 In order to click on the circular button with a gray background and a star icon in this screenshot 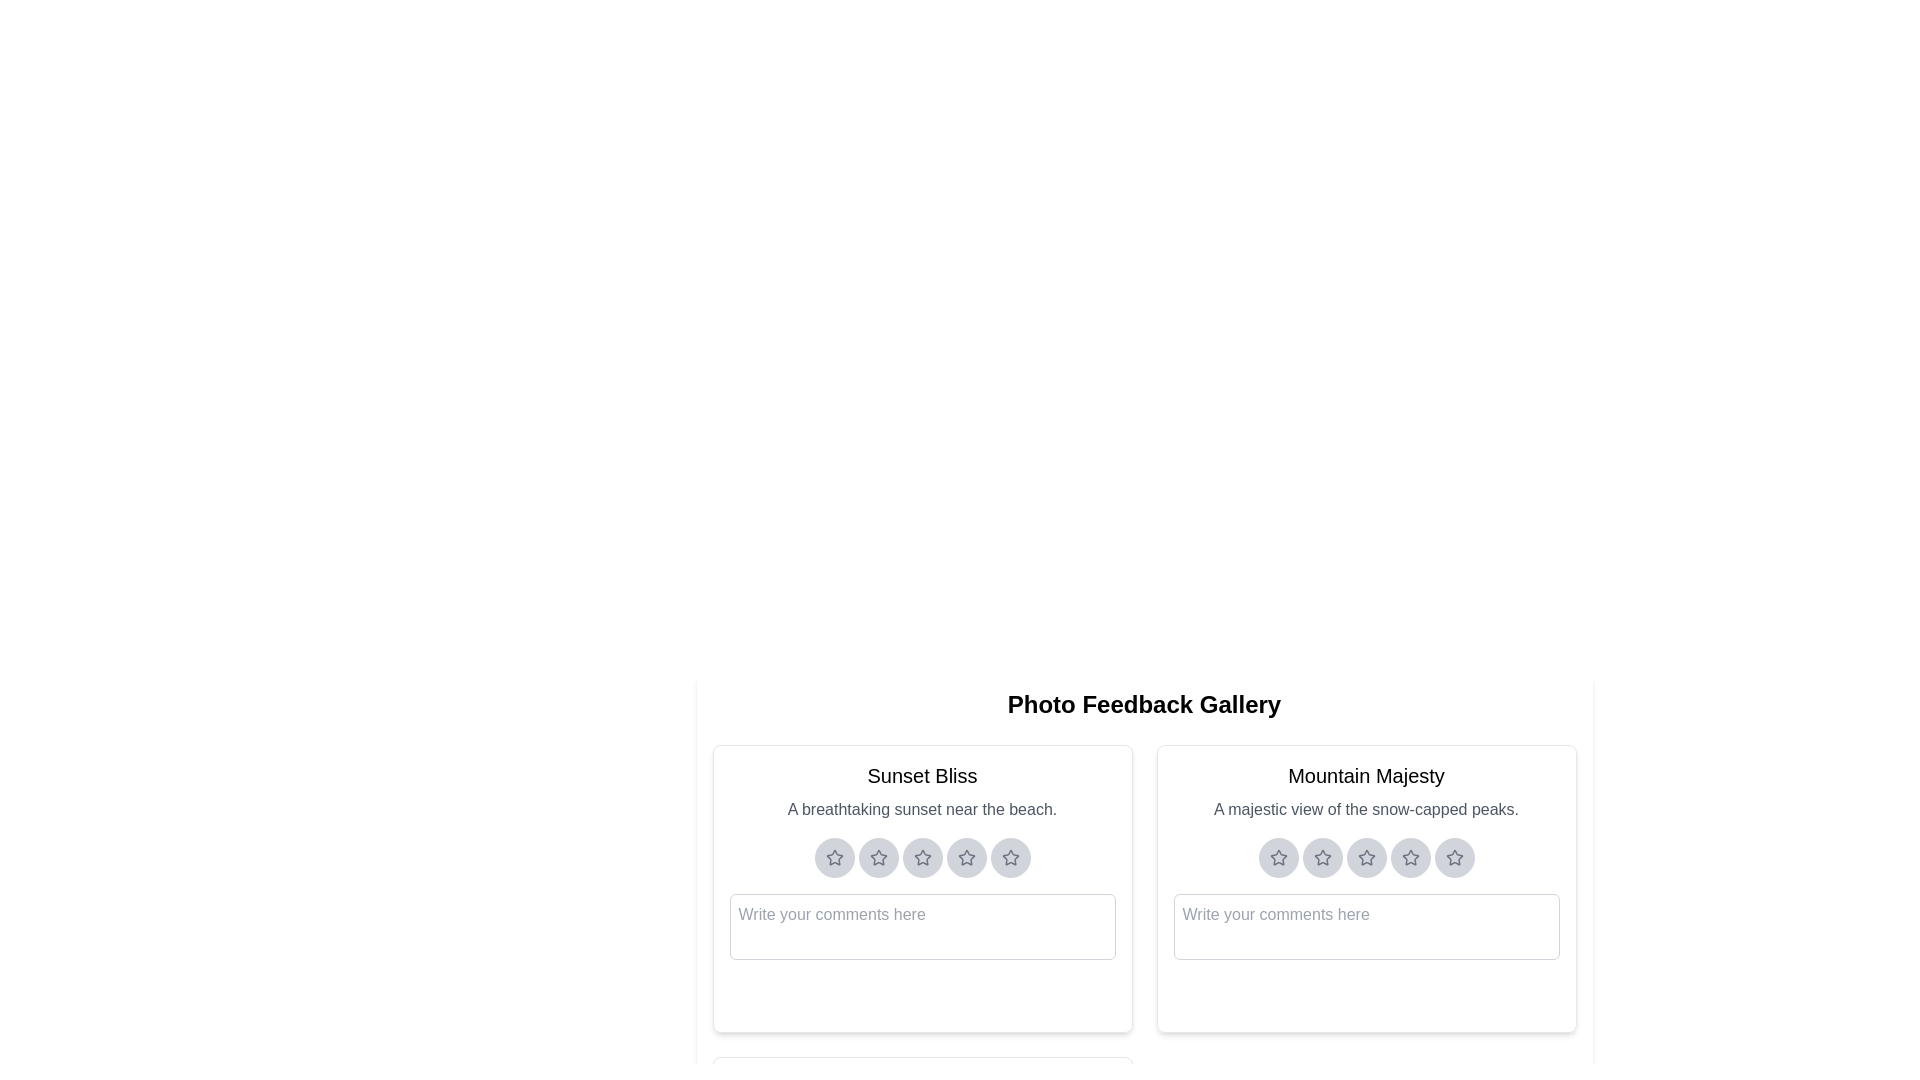, I will do `click(1365, 856)`.